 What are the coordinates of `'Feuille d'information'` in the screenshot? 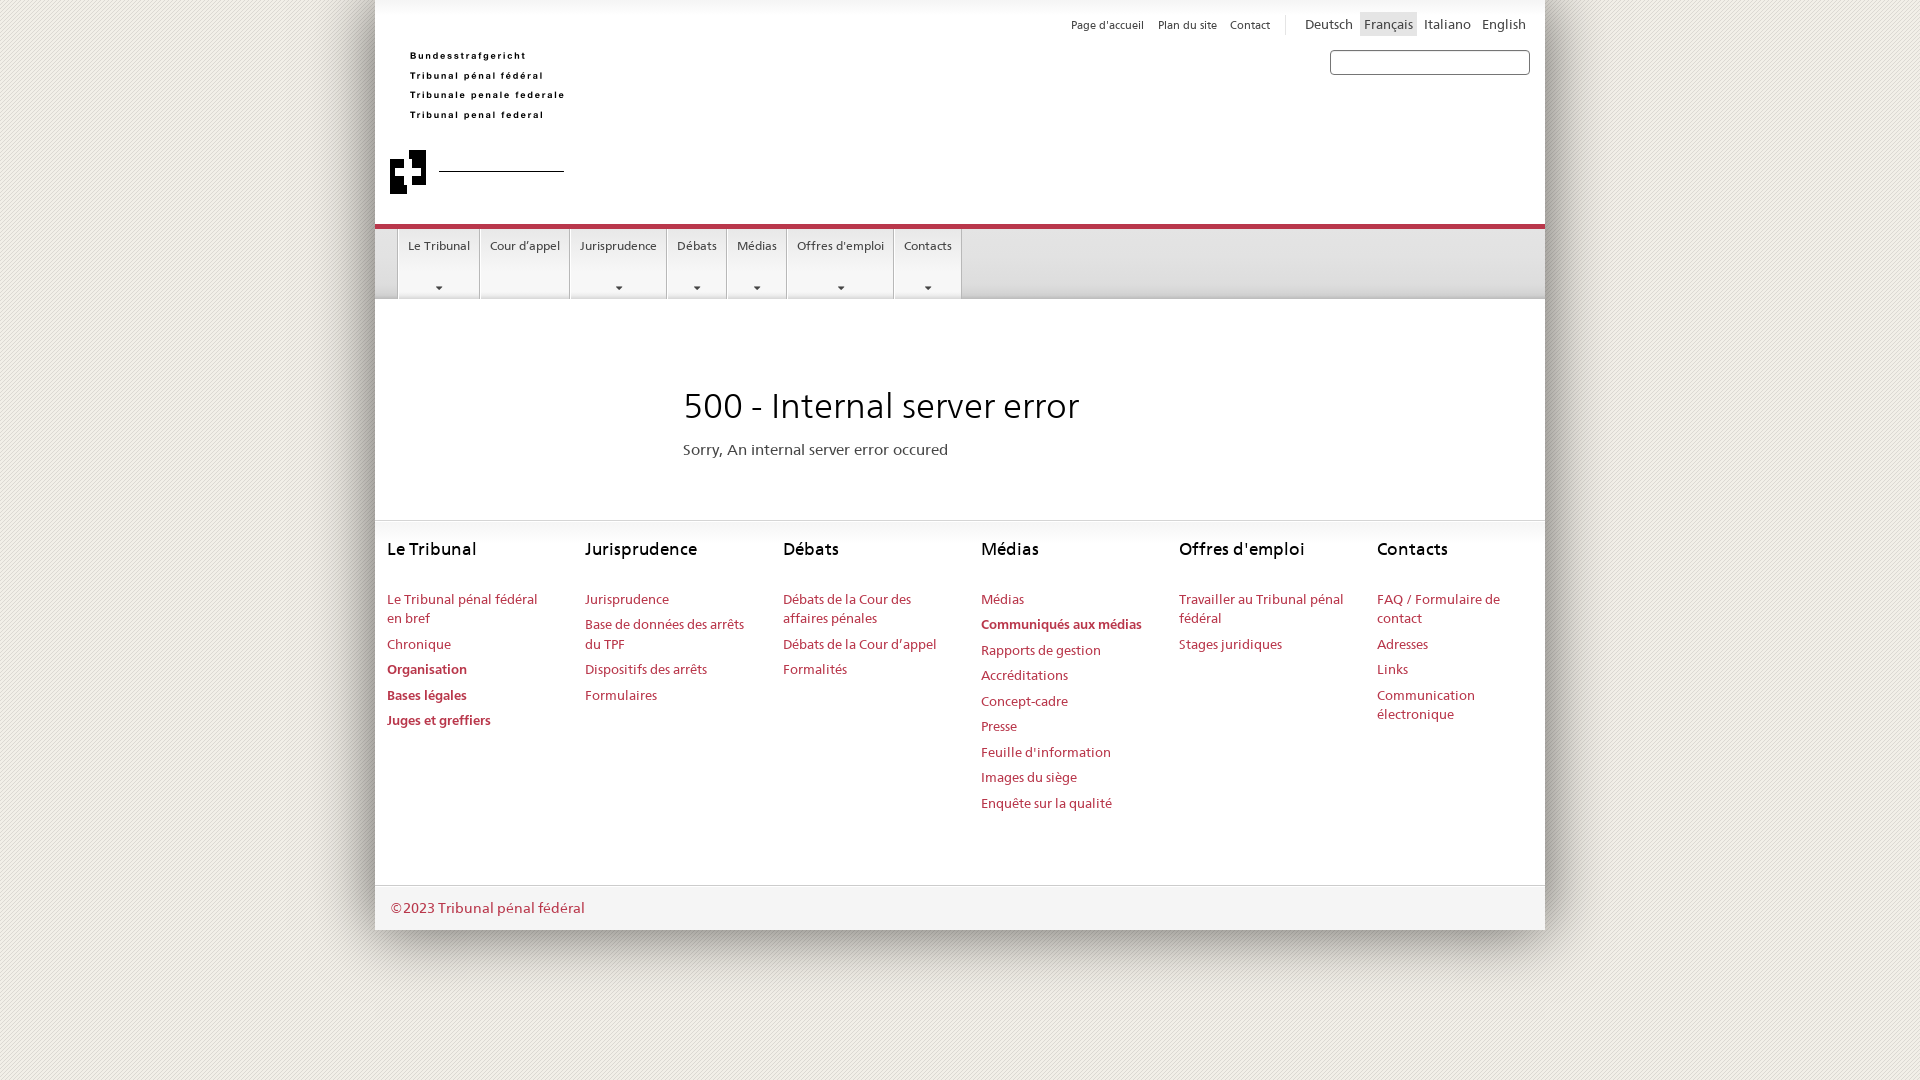 It's located at (1045, 752).